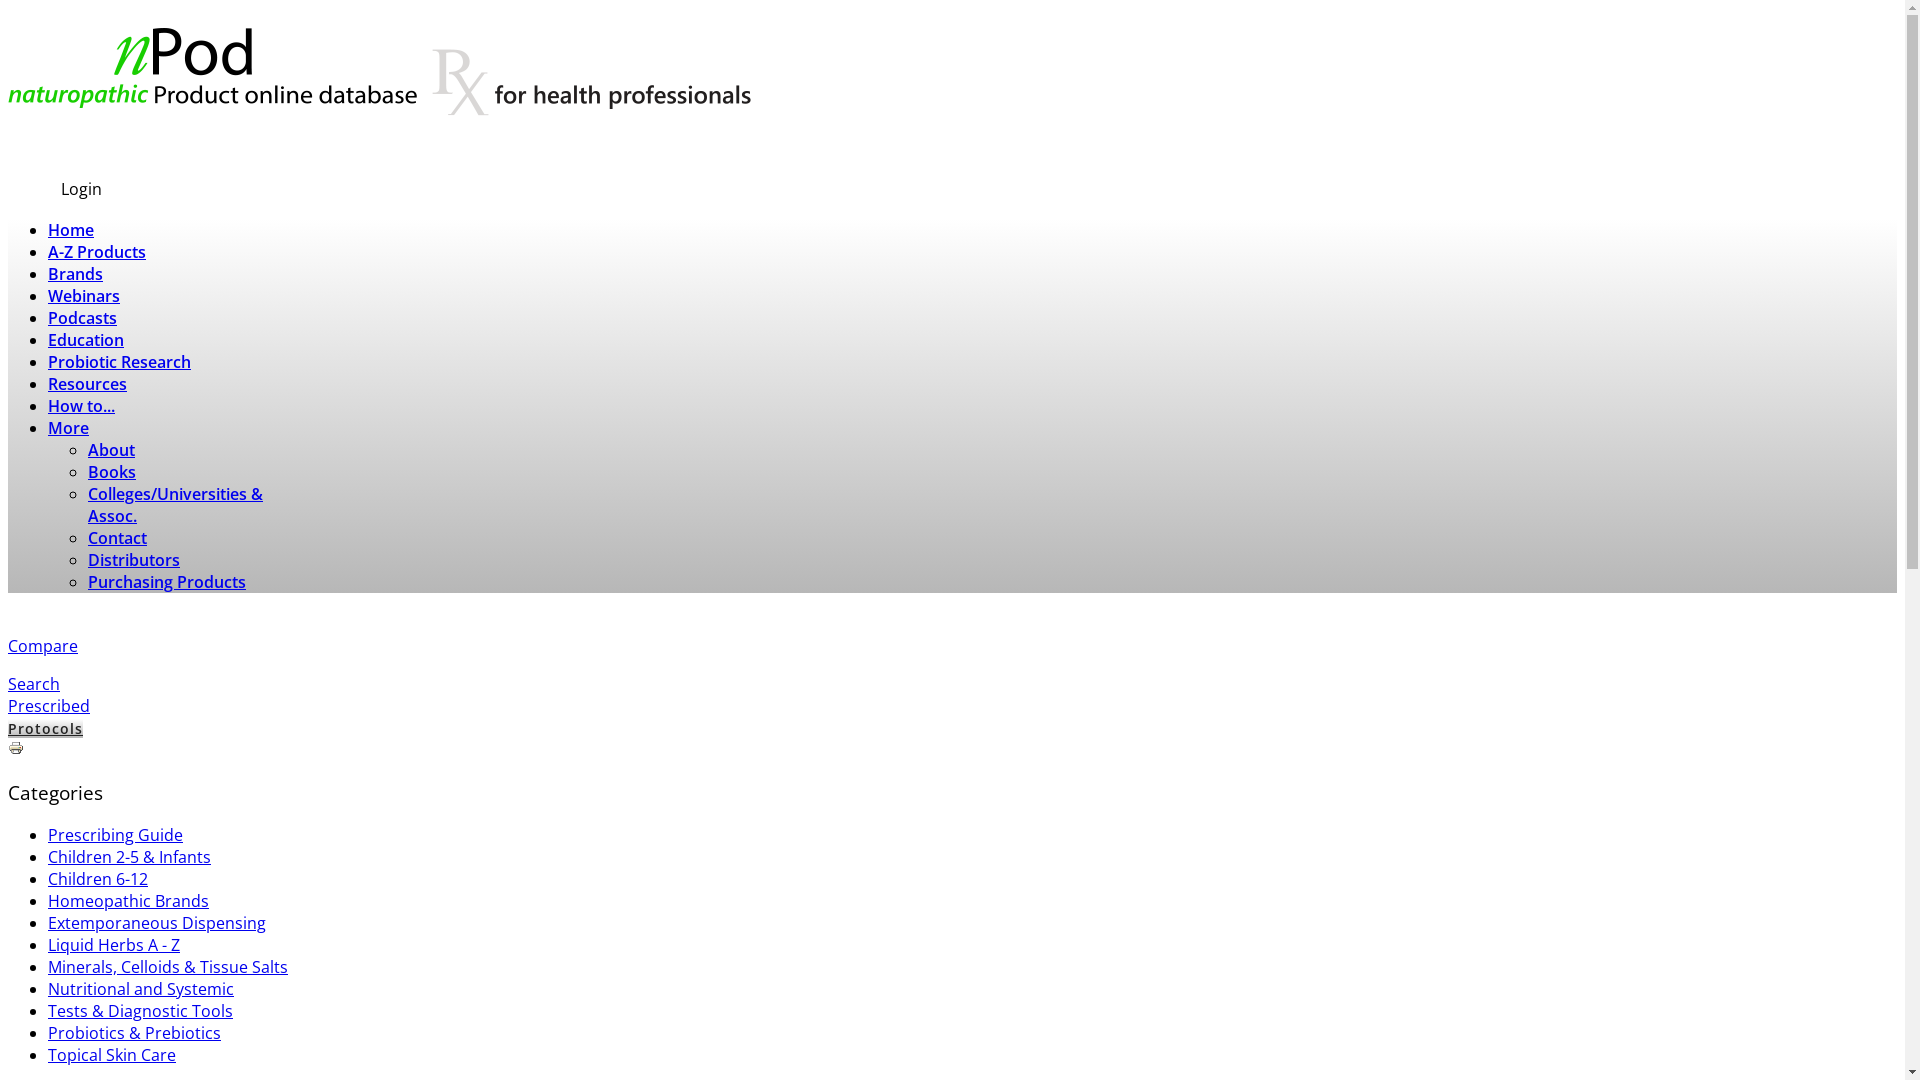 This screenshot has height=1080, width=1920. What do you see at coordinates (48, 704) in the screenshot?
I see `'Prescribed'` at bounding box center [48, 704].